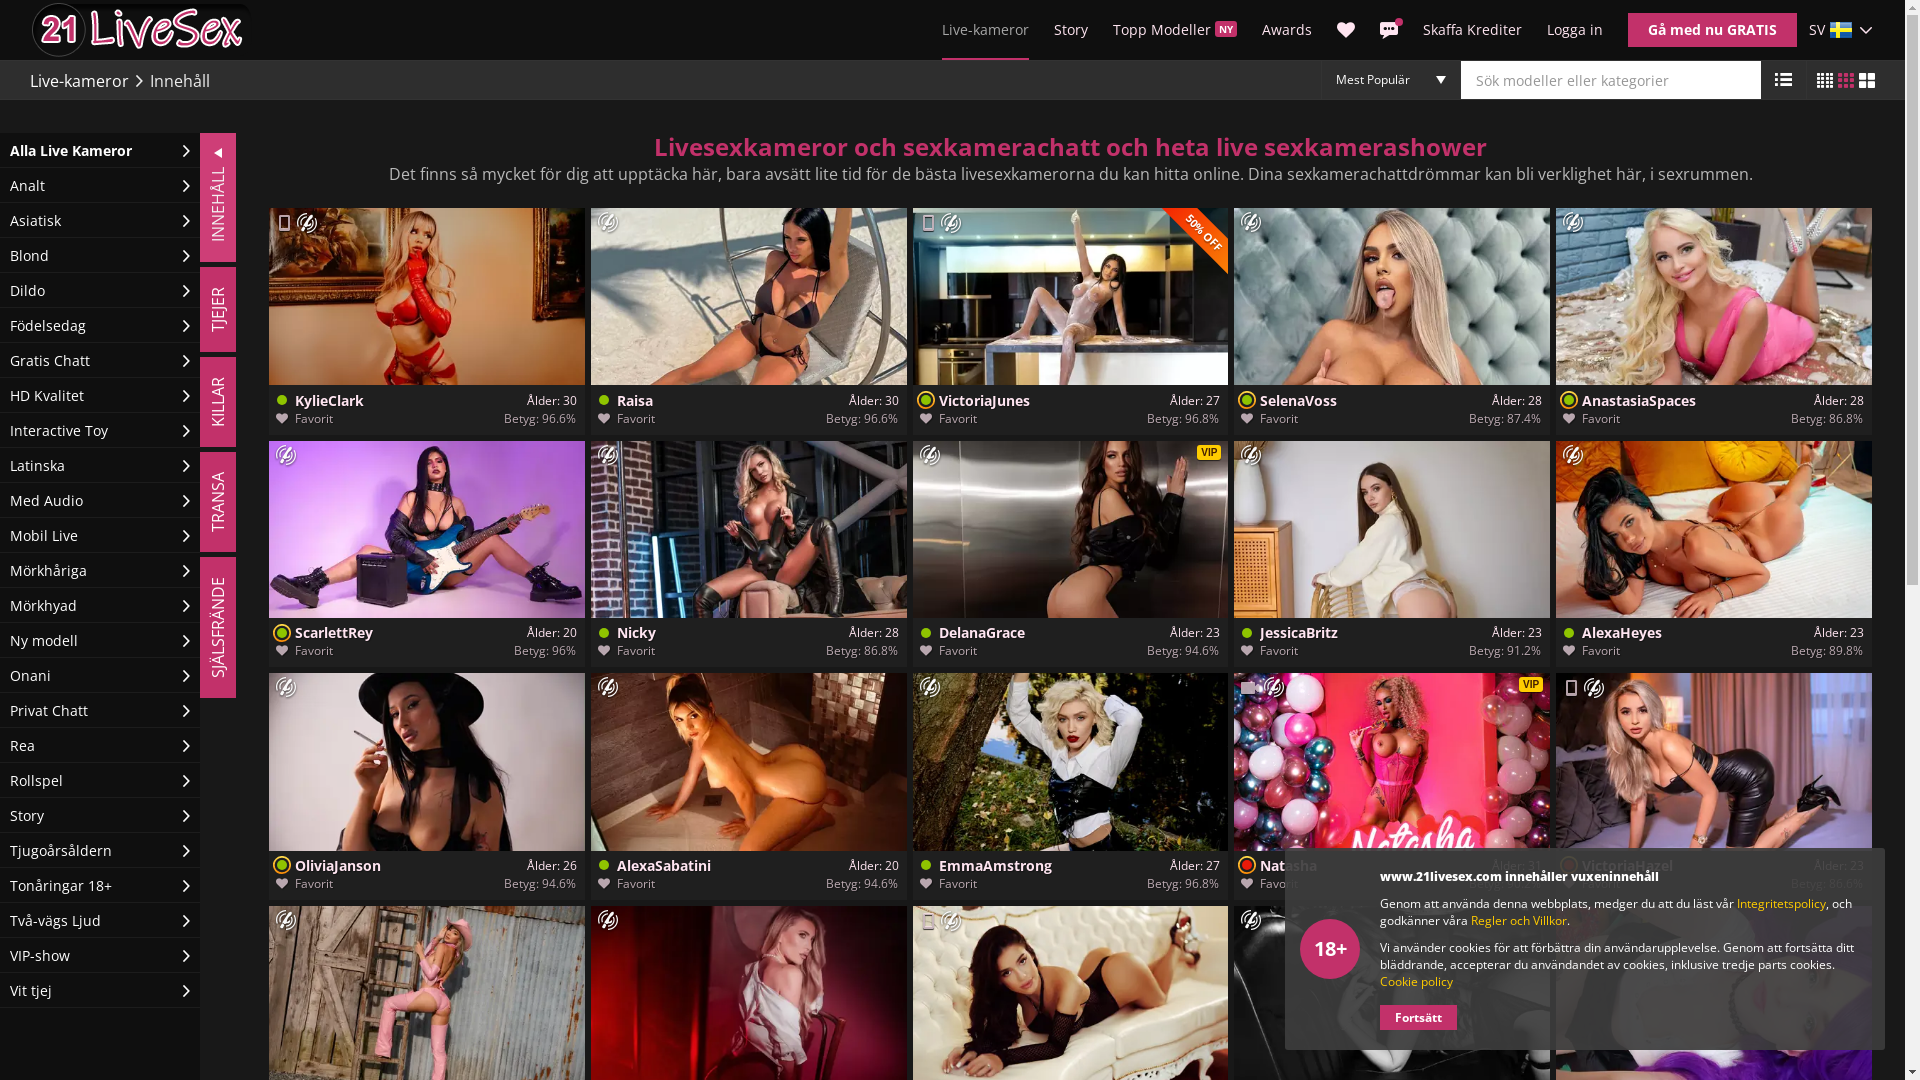  Describe the element at coordinates (0, 290) in the screenshot. I see `'Dildo'` at that location.